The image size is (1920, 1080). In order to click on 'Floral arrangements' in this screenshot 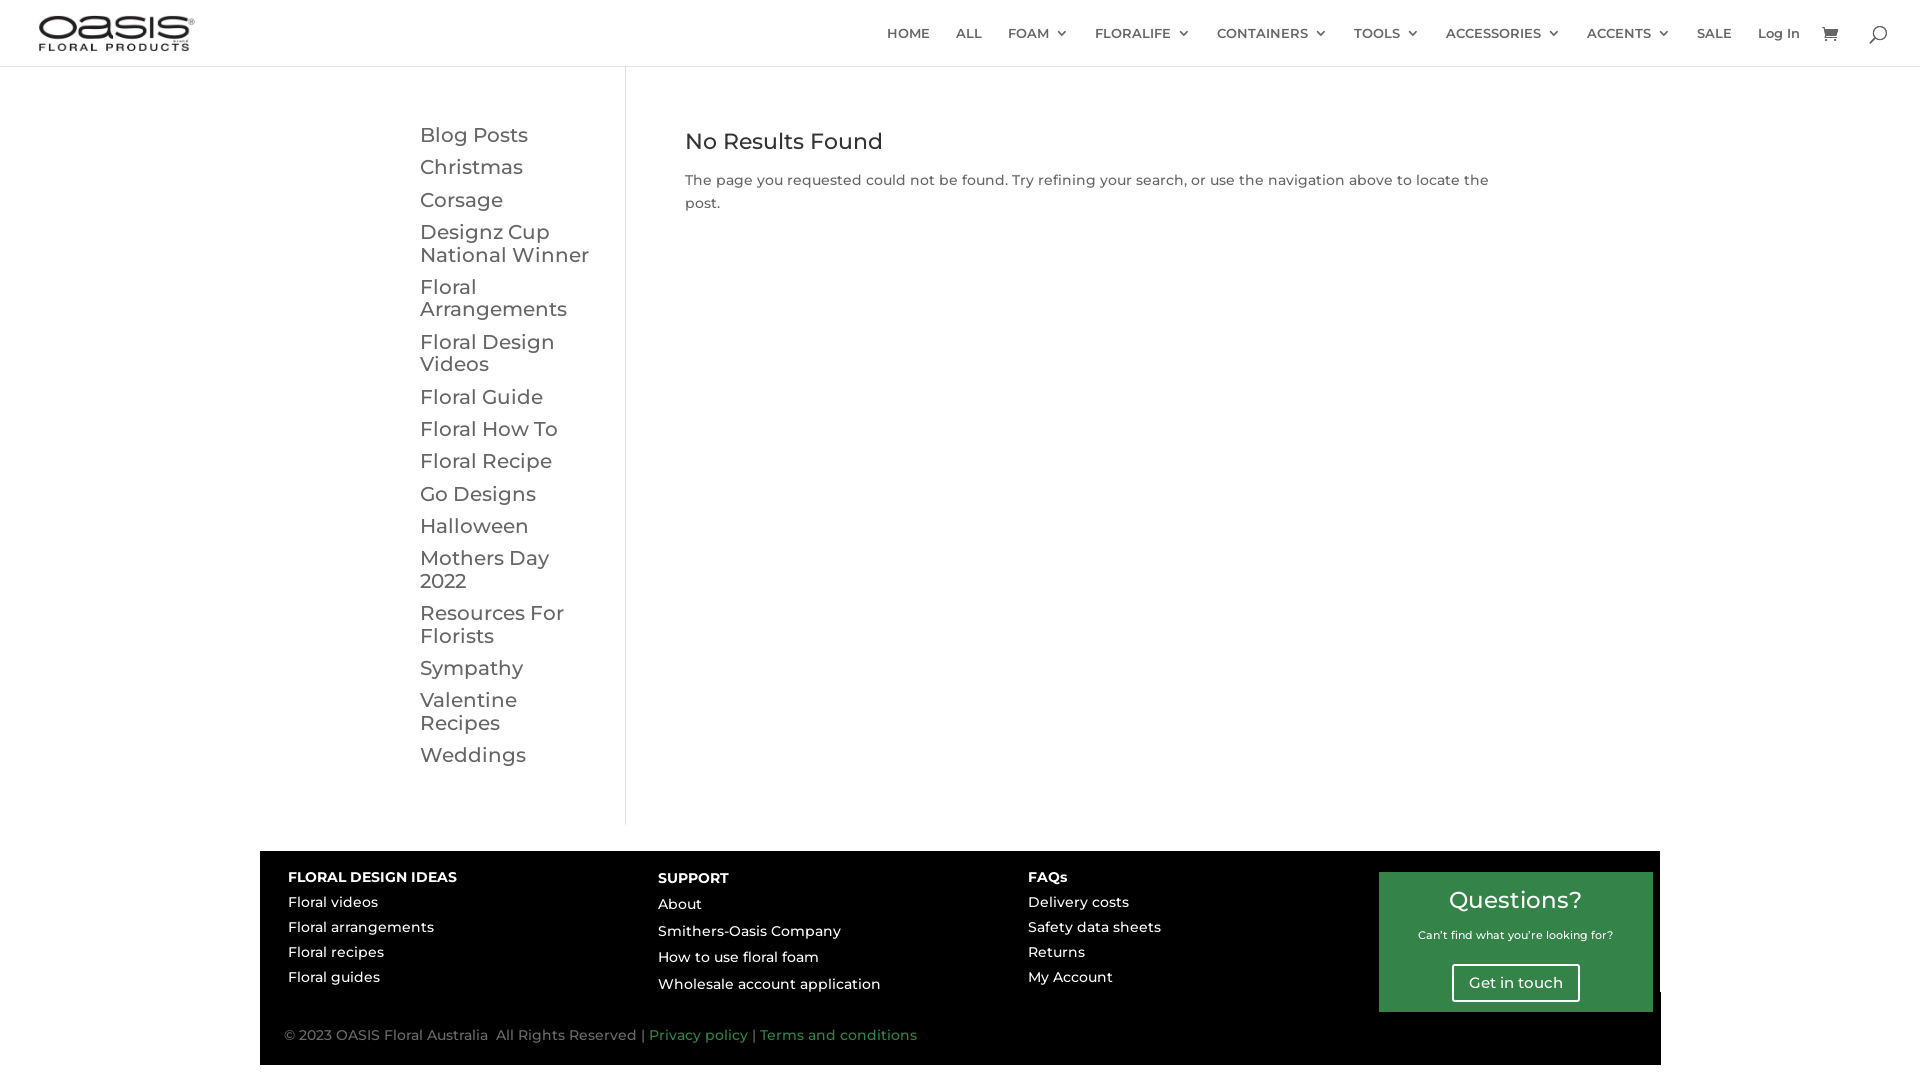, I will do `click(360, 926)`.